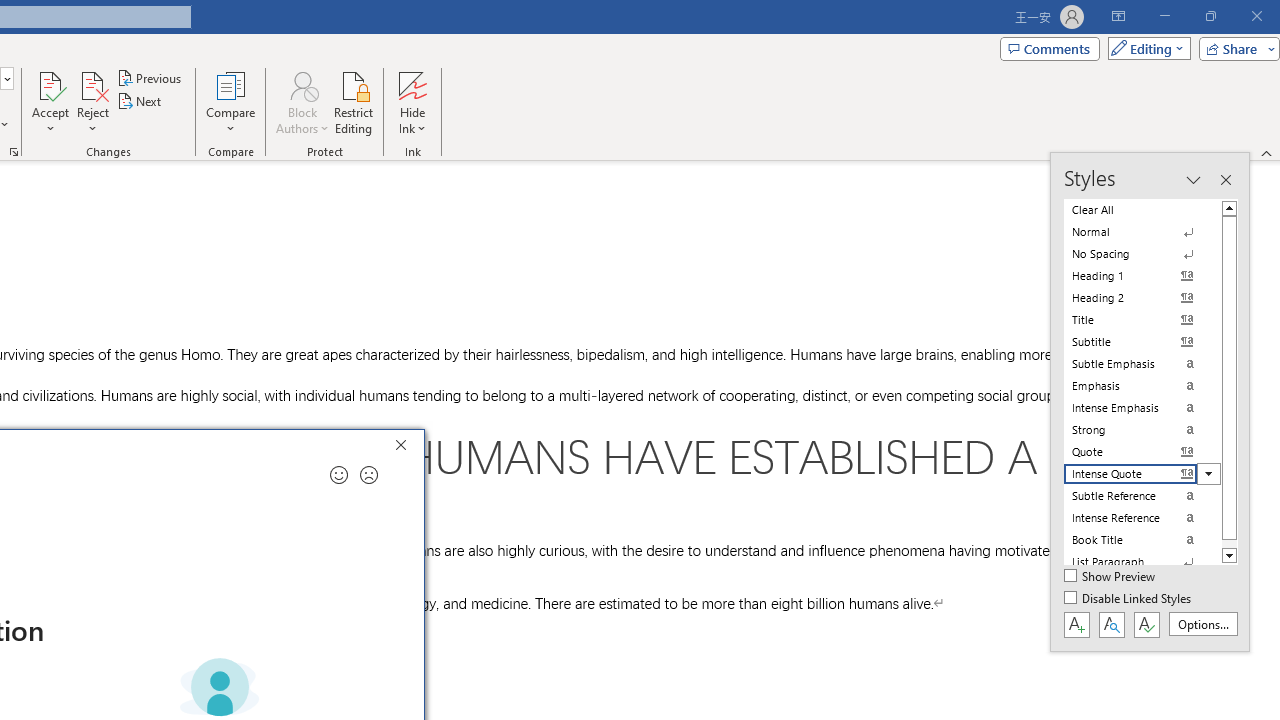 The image size is (1280, 720). I want to click on 'No Spacing', so click(1142, 253).